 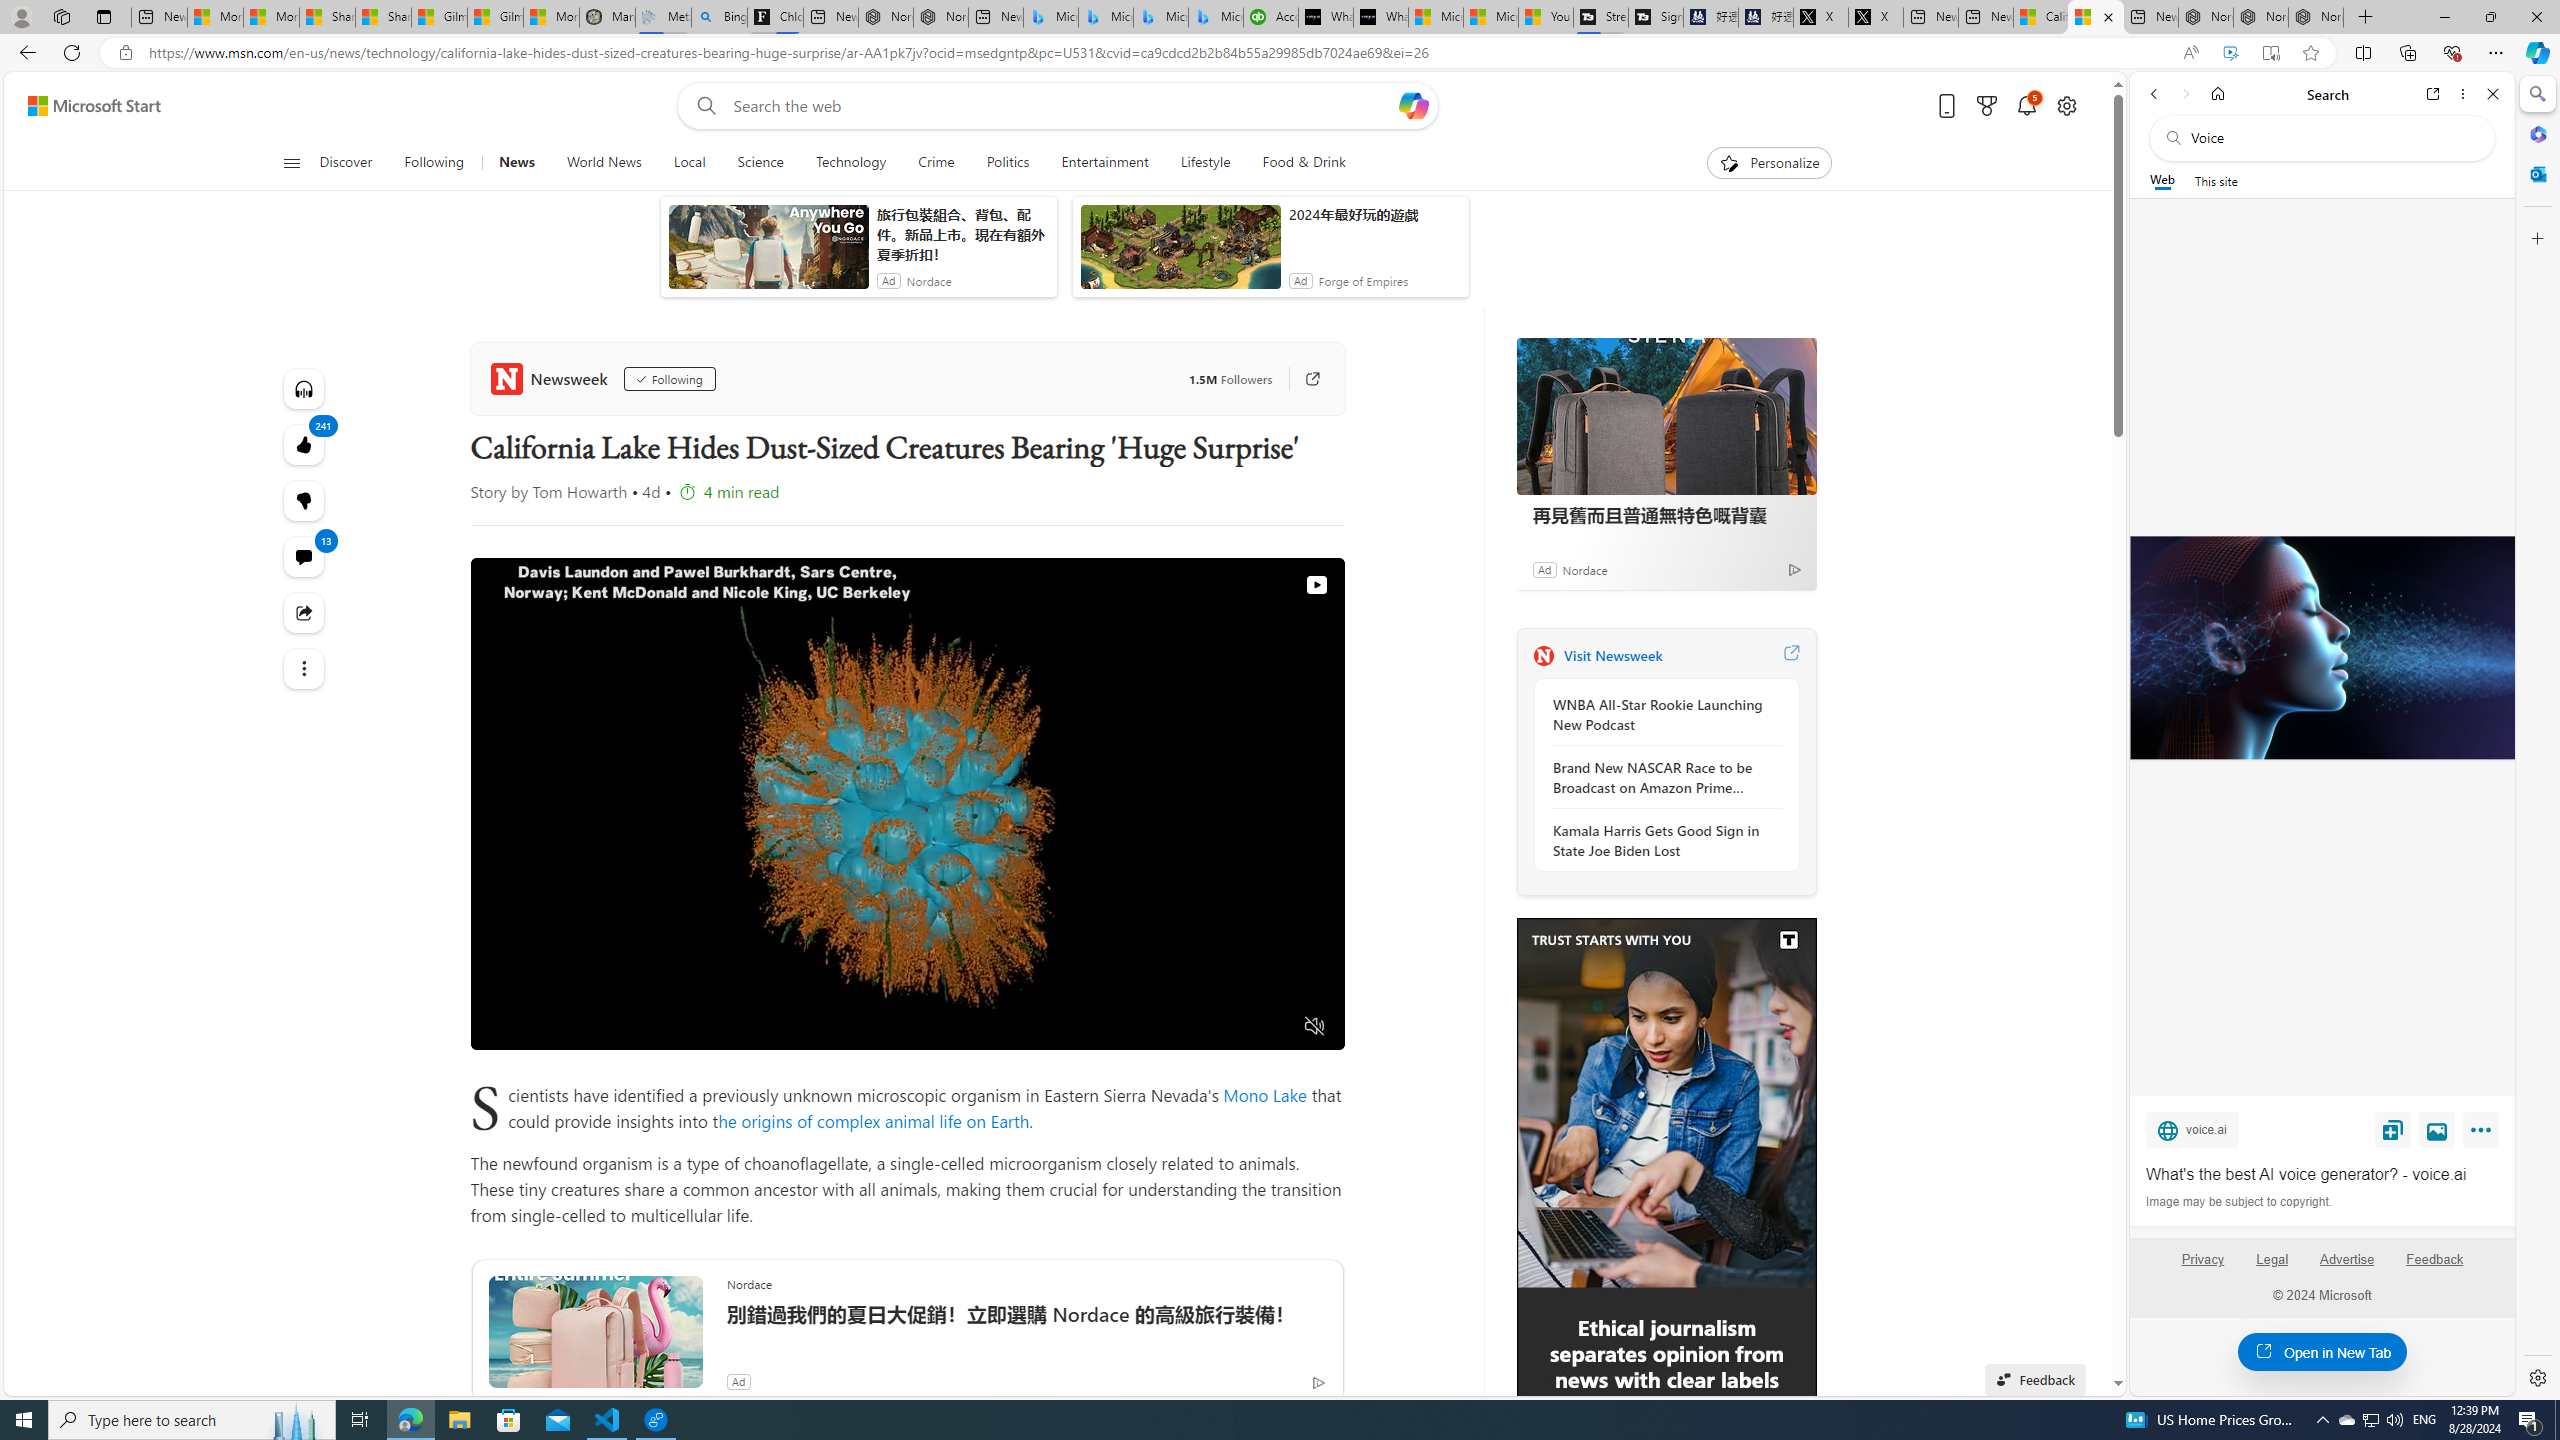 What do you see at coordinates (2162, 180) in the screenshot?
I see `'Web scope'` at bounding box center [2162, 180].